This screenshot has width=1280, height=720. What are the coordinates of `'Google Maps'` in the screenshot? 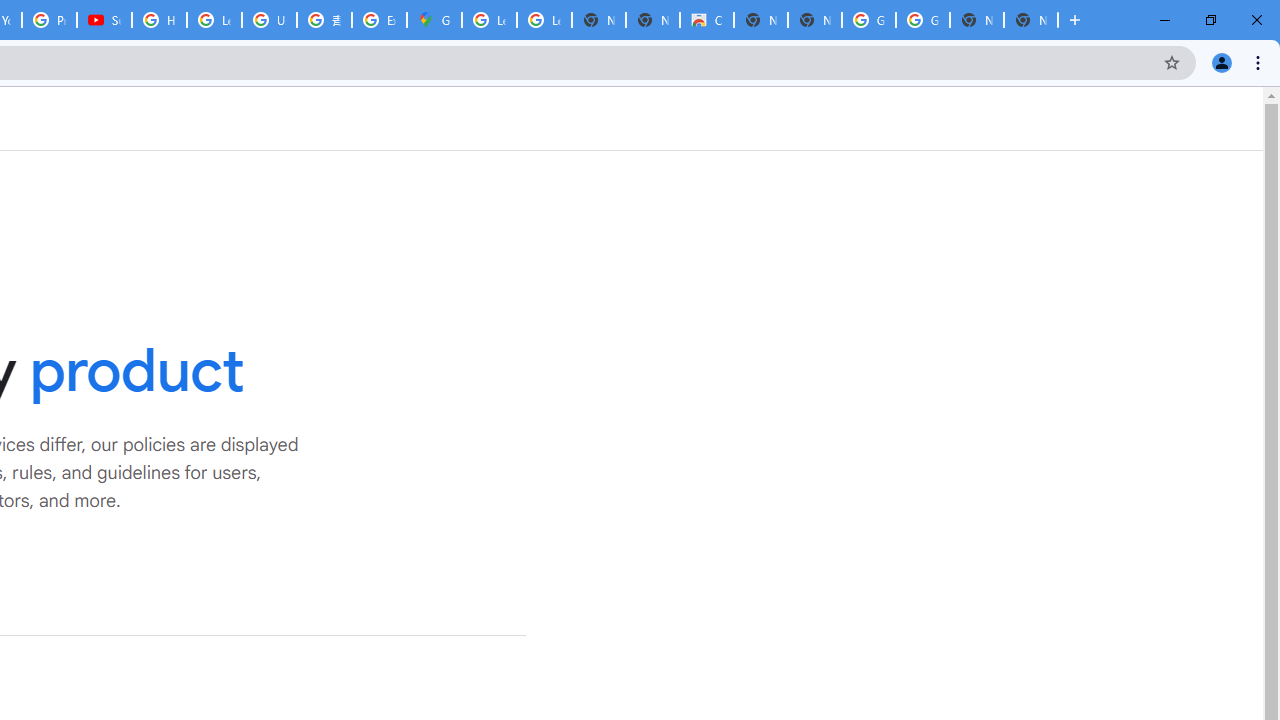 It's located at (433, 20).